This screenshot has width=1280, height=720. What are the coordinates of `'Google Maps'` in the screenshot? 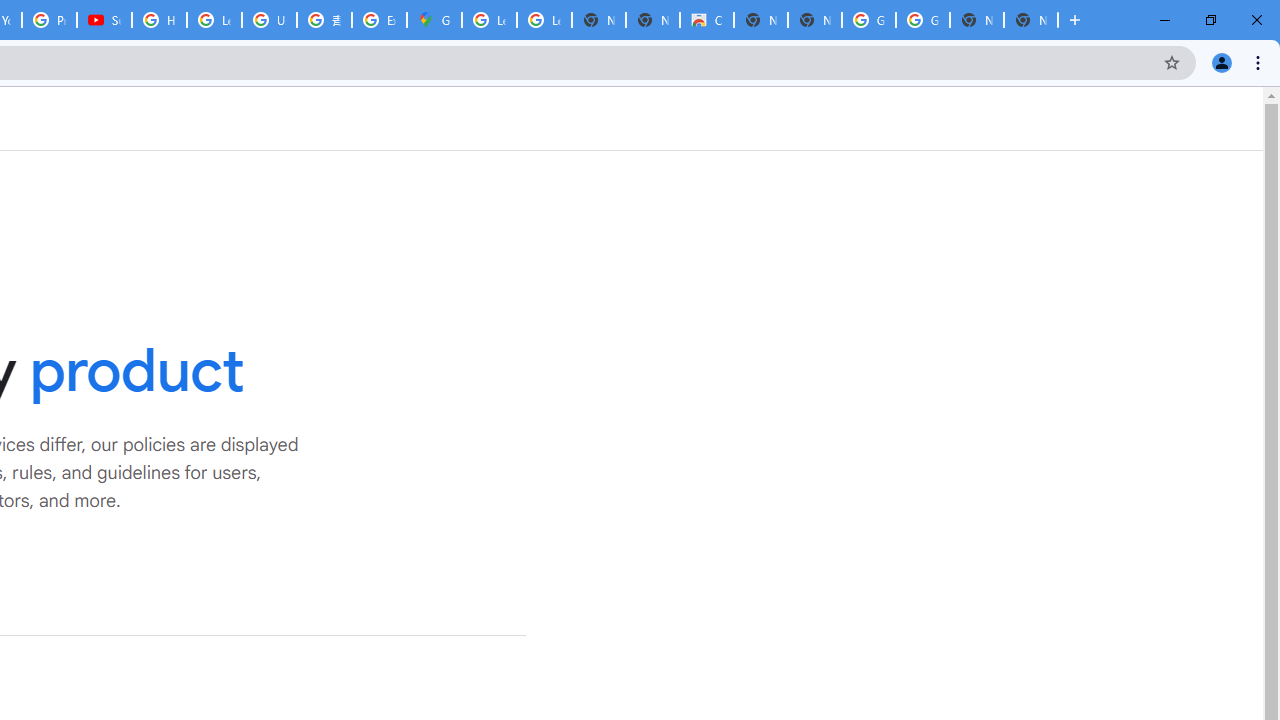 It's located at (433, 20).